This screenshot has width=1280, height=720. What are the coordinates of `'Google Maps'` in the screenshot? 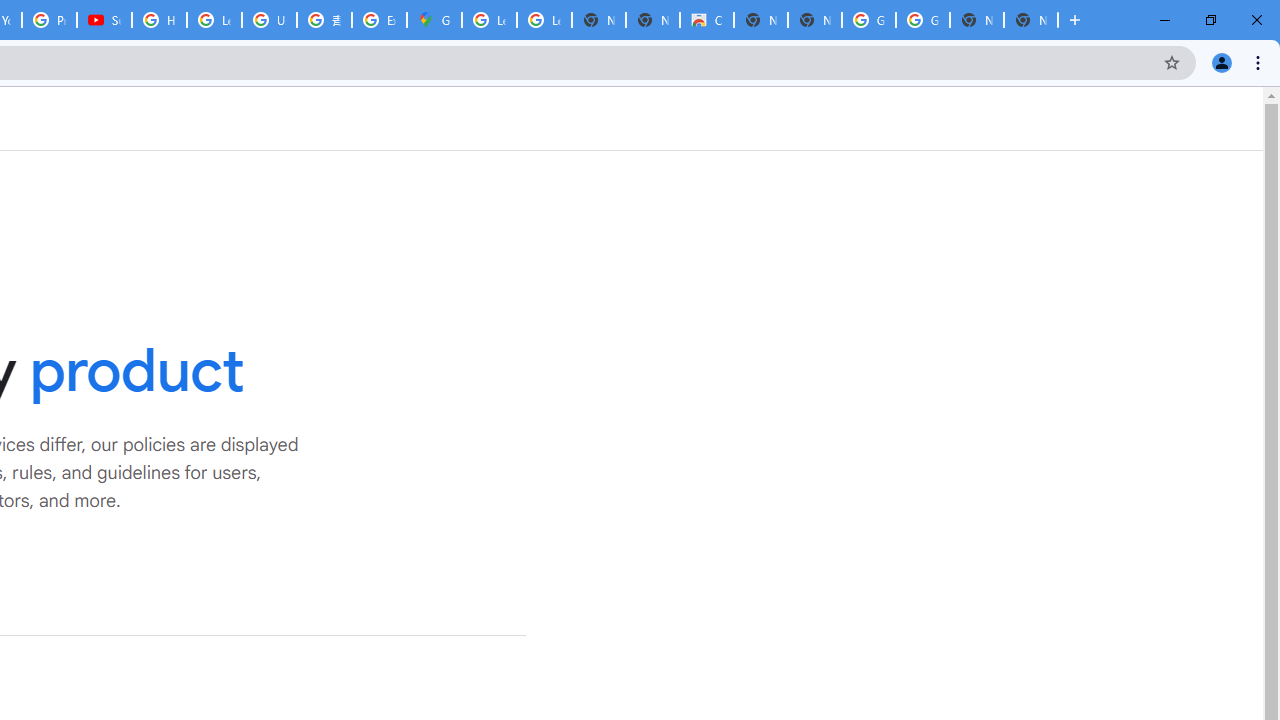 It's located at (433, 20).